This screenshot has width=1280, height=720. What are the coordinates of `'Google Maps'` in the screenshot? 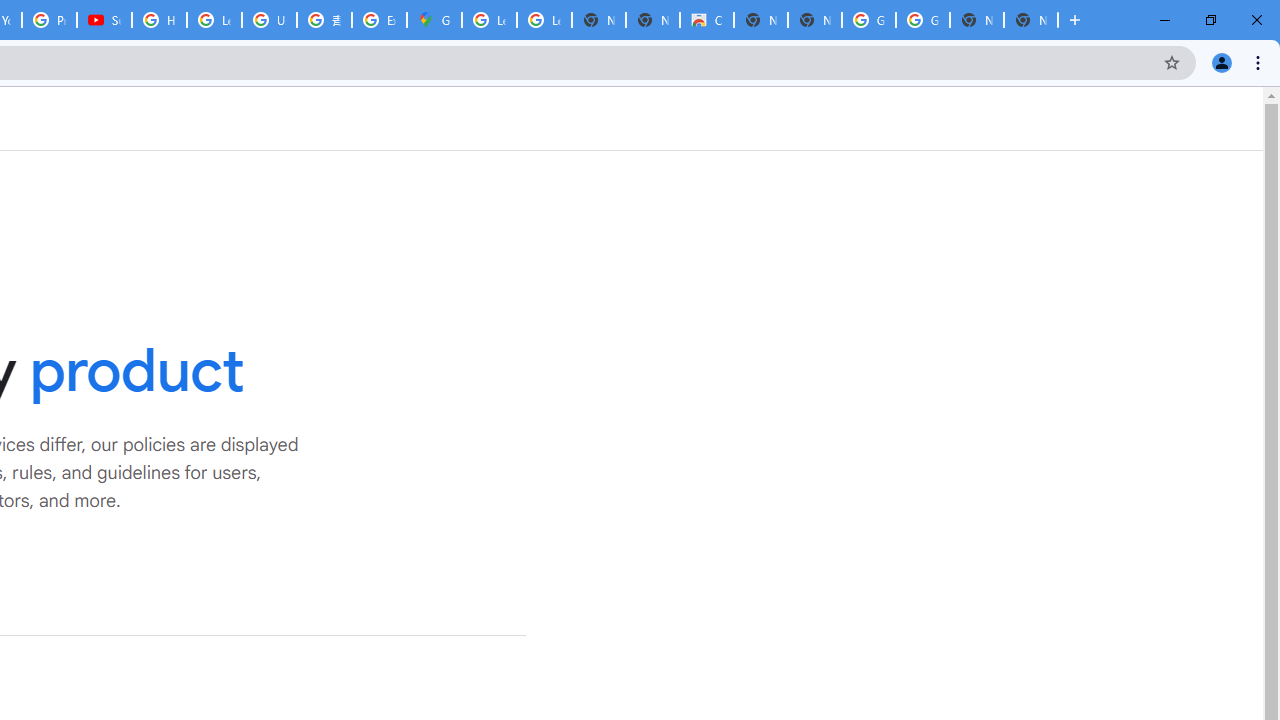 It's located at (433, 20).